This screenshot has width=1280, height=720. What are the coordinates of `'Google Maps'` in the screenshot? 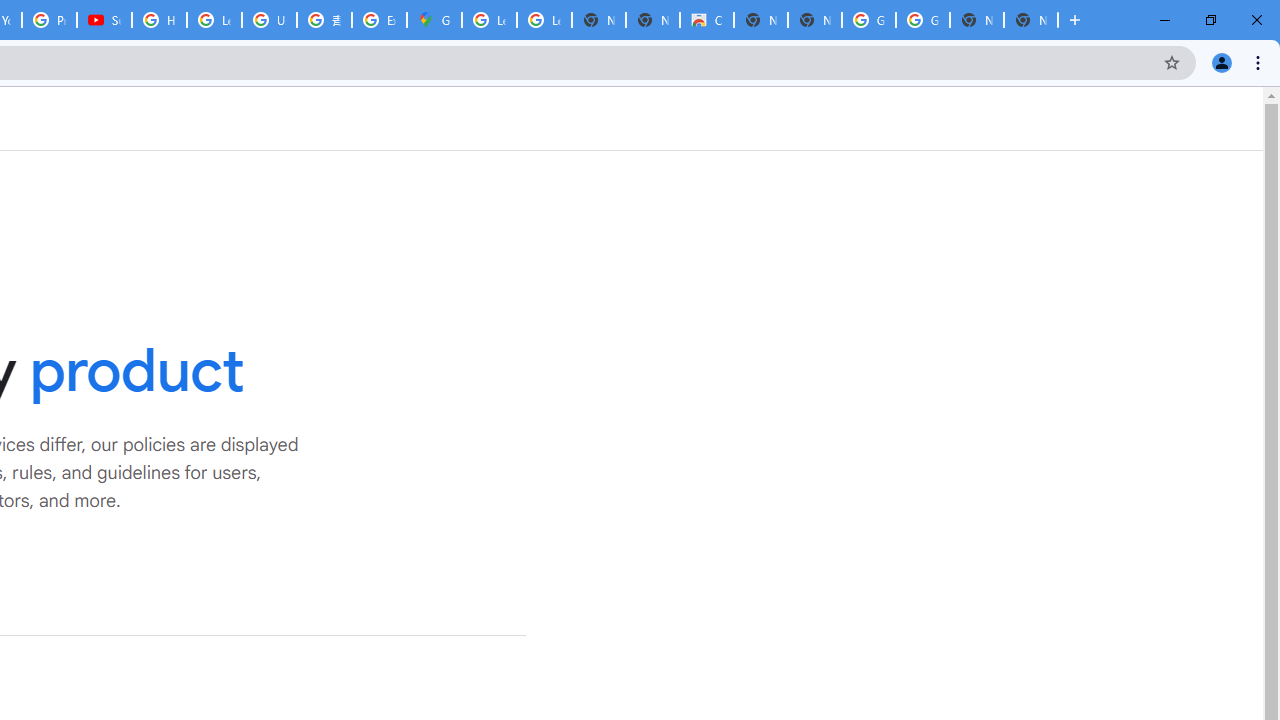 It's located at (433, 20).